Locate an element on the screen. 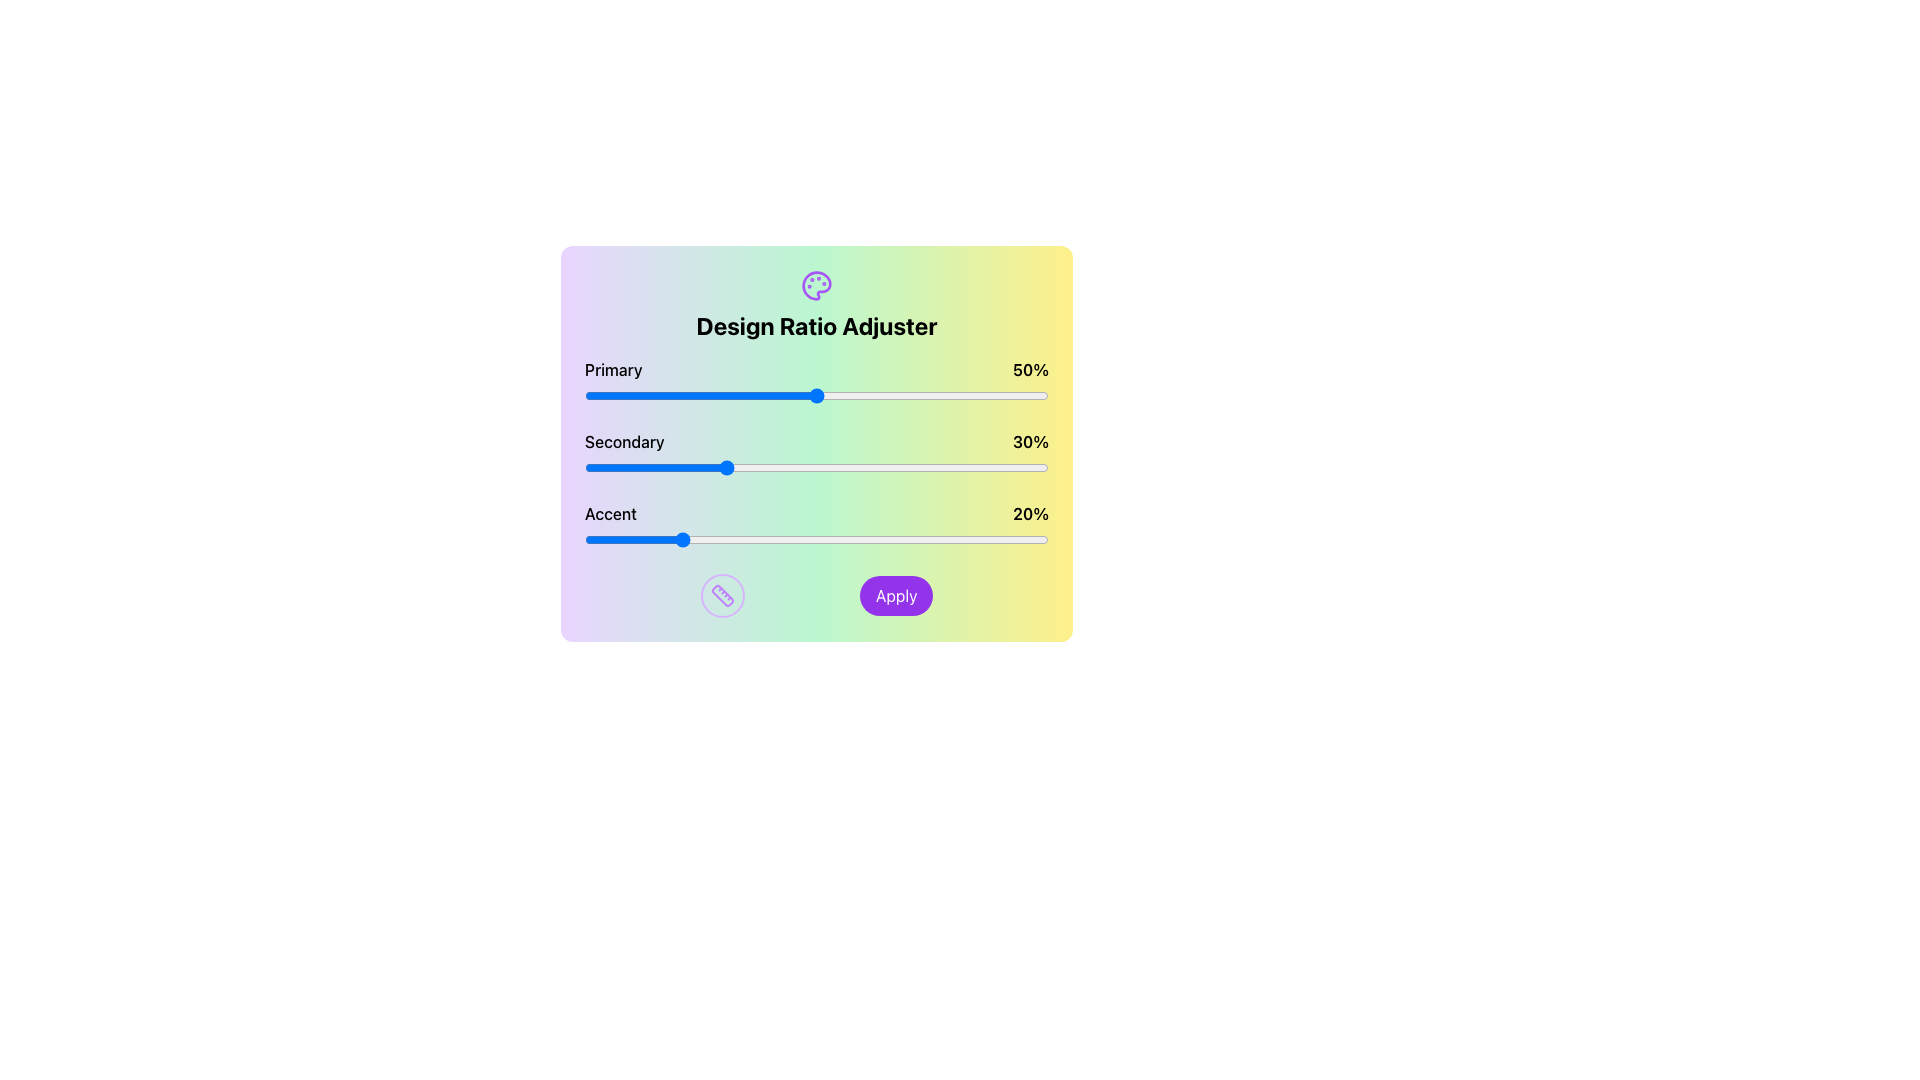 The image size is (1920, 1080). the accent ratio slider is located at coordinates (760, 540).